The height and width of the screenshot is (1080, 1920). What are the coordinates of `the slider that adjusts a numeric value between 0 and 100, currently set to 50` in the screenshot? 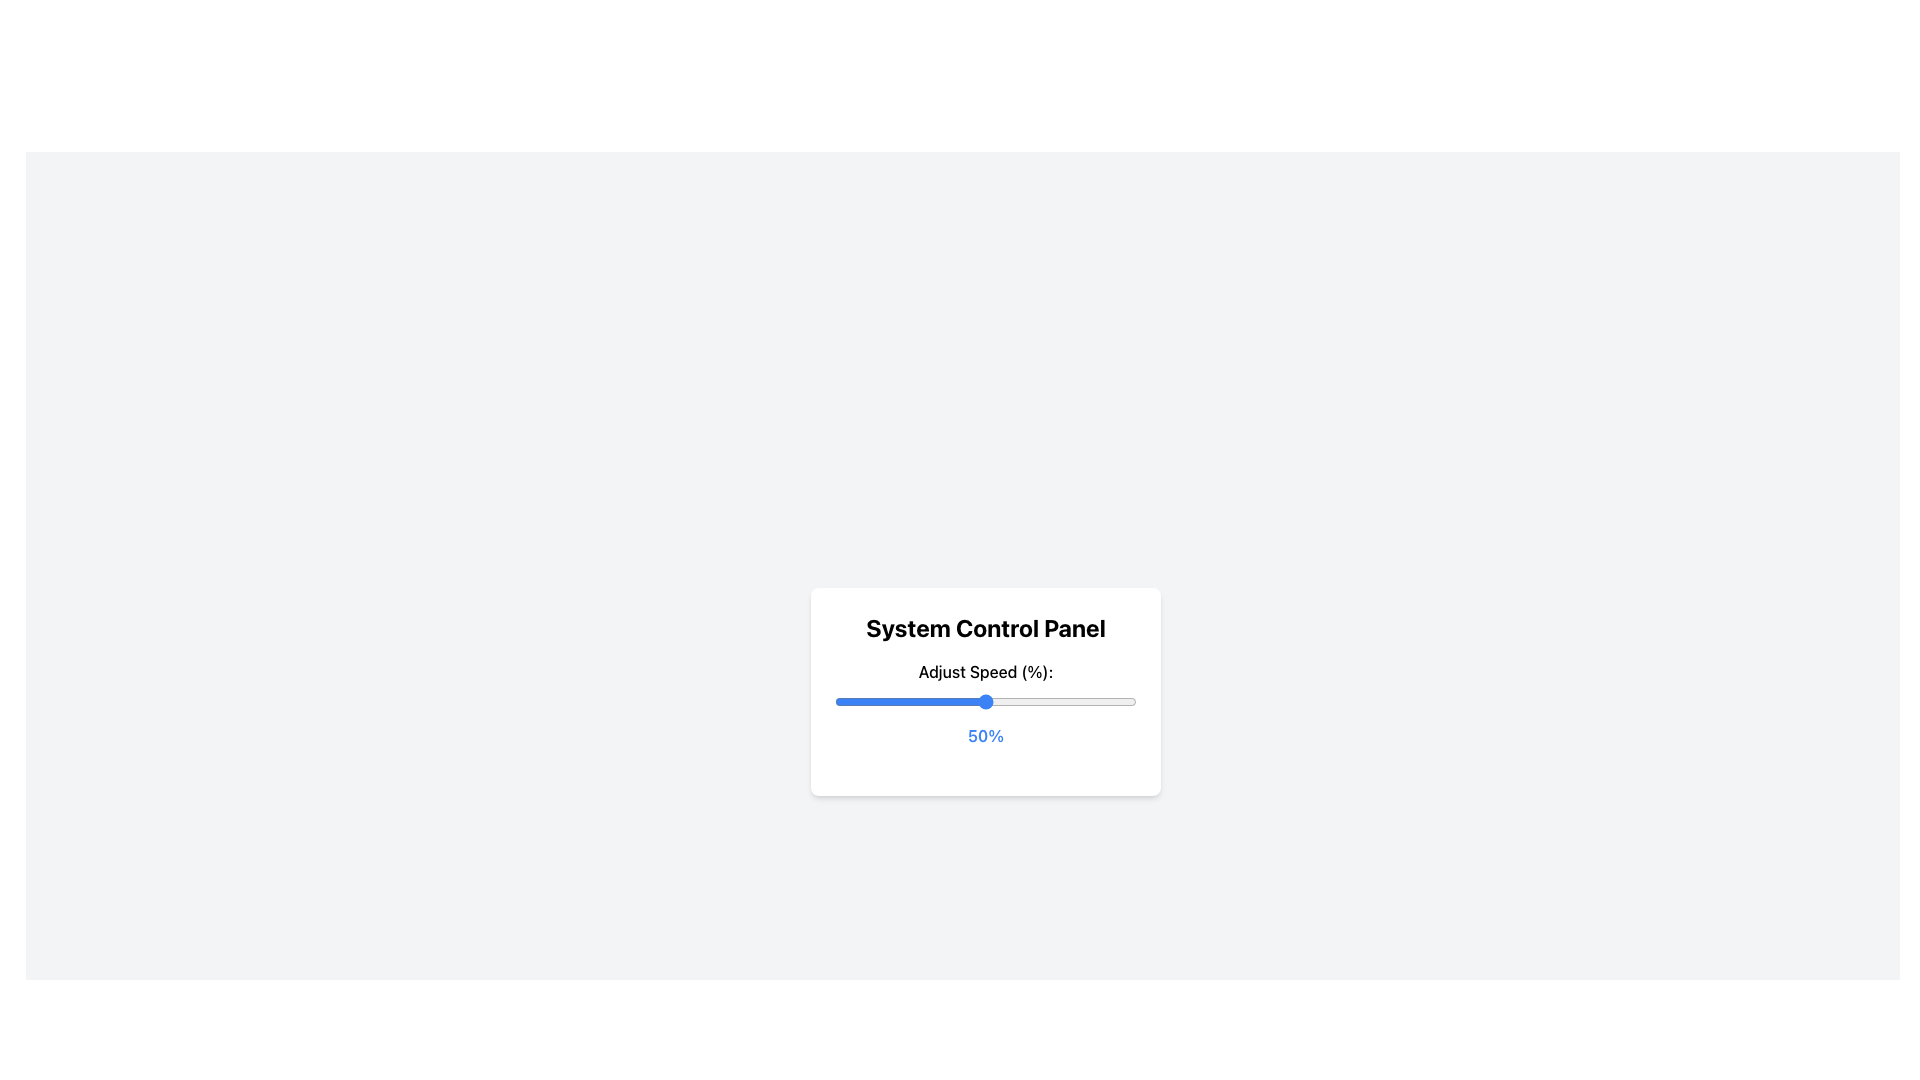 It's located at (985, 701).